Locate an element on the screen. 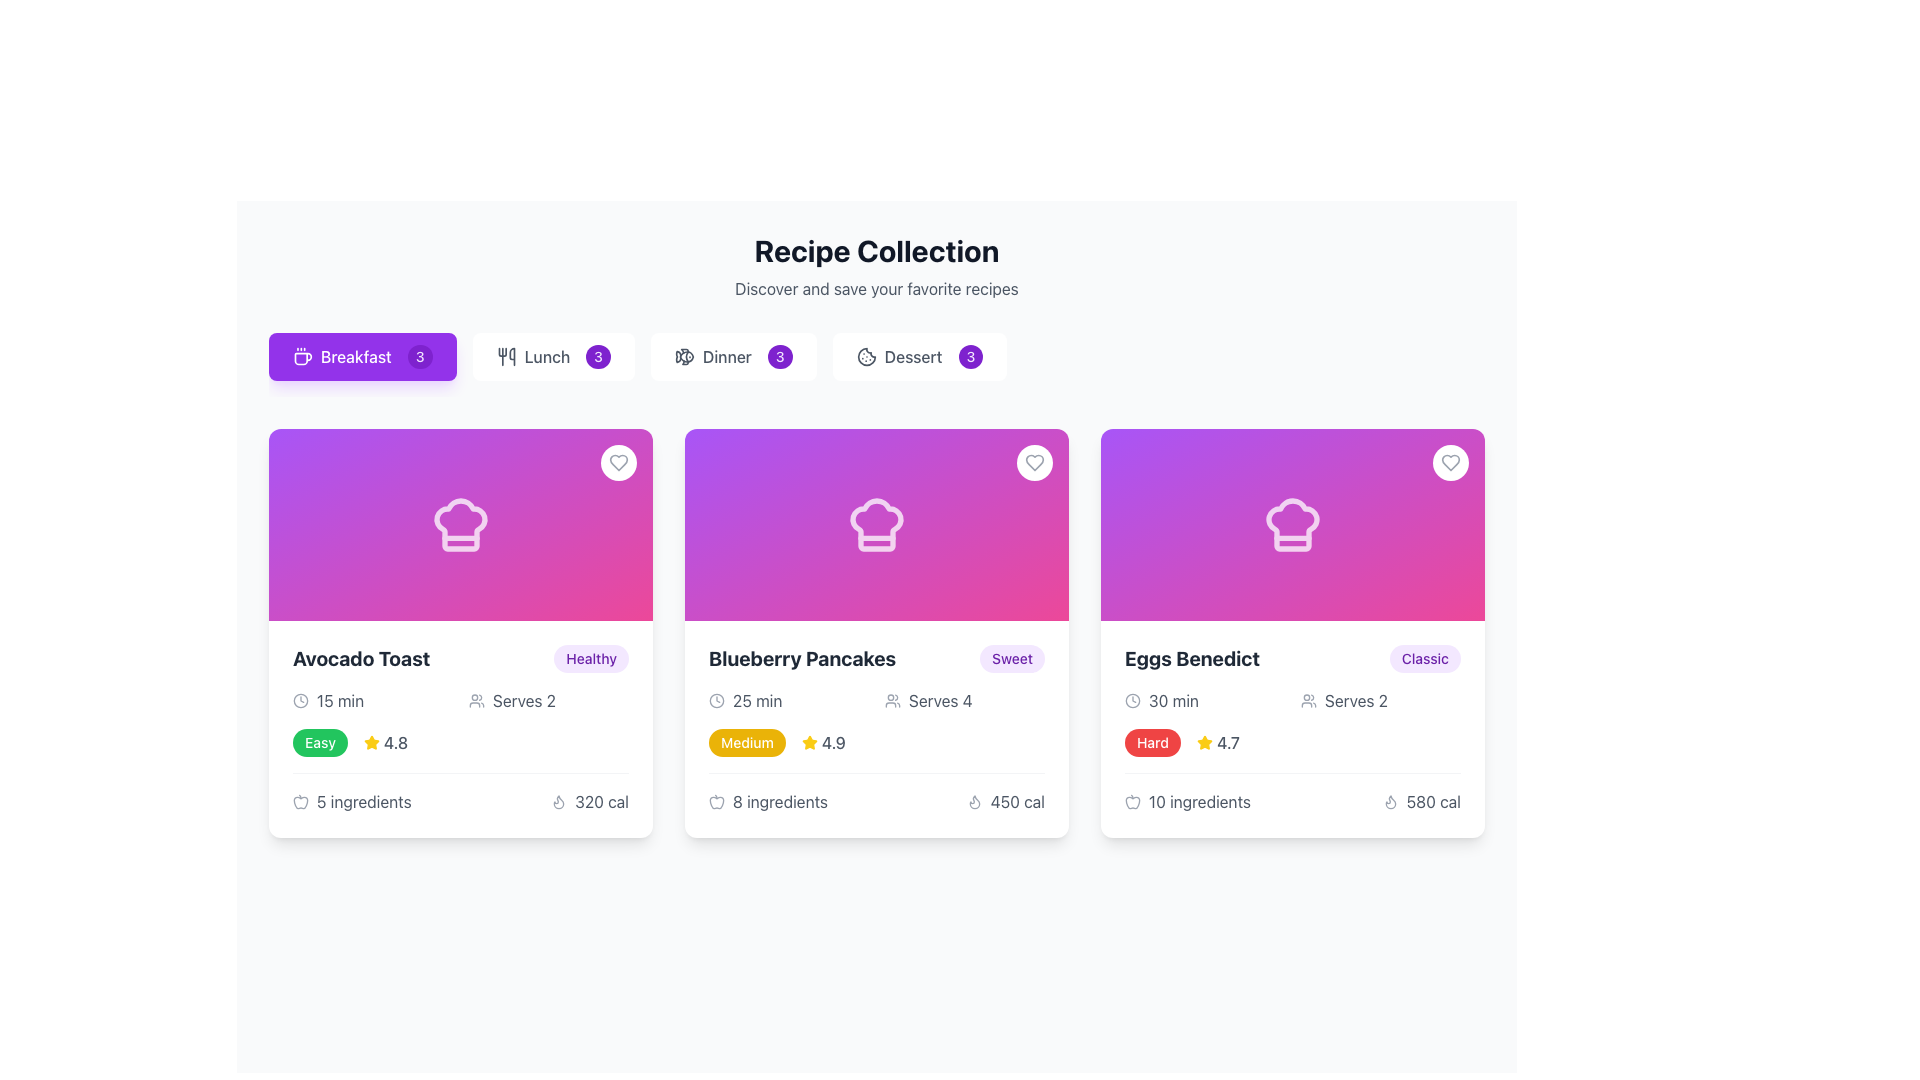 This screenshot has height=1080, width=1920. the small, pill-shaped purple badge displaying the number '3', located at the upper-right corner of the 'Dessert' button in the 'Recipe Collection' is located at coordinates (970, 356).